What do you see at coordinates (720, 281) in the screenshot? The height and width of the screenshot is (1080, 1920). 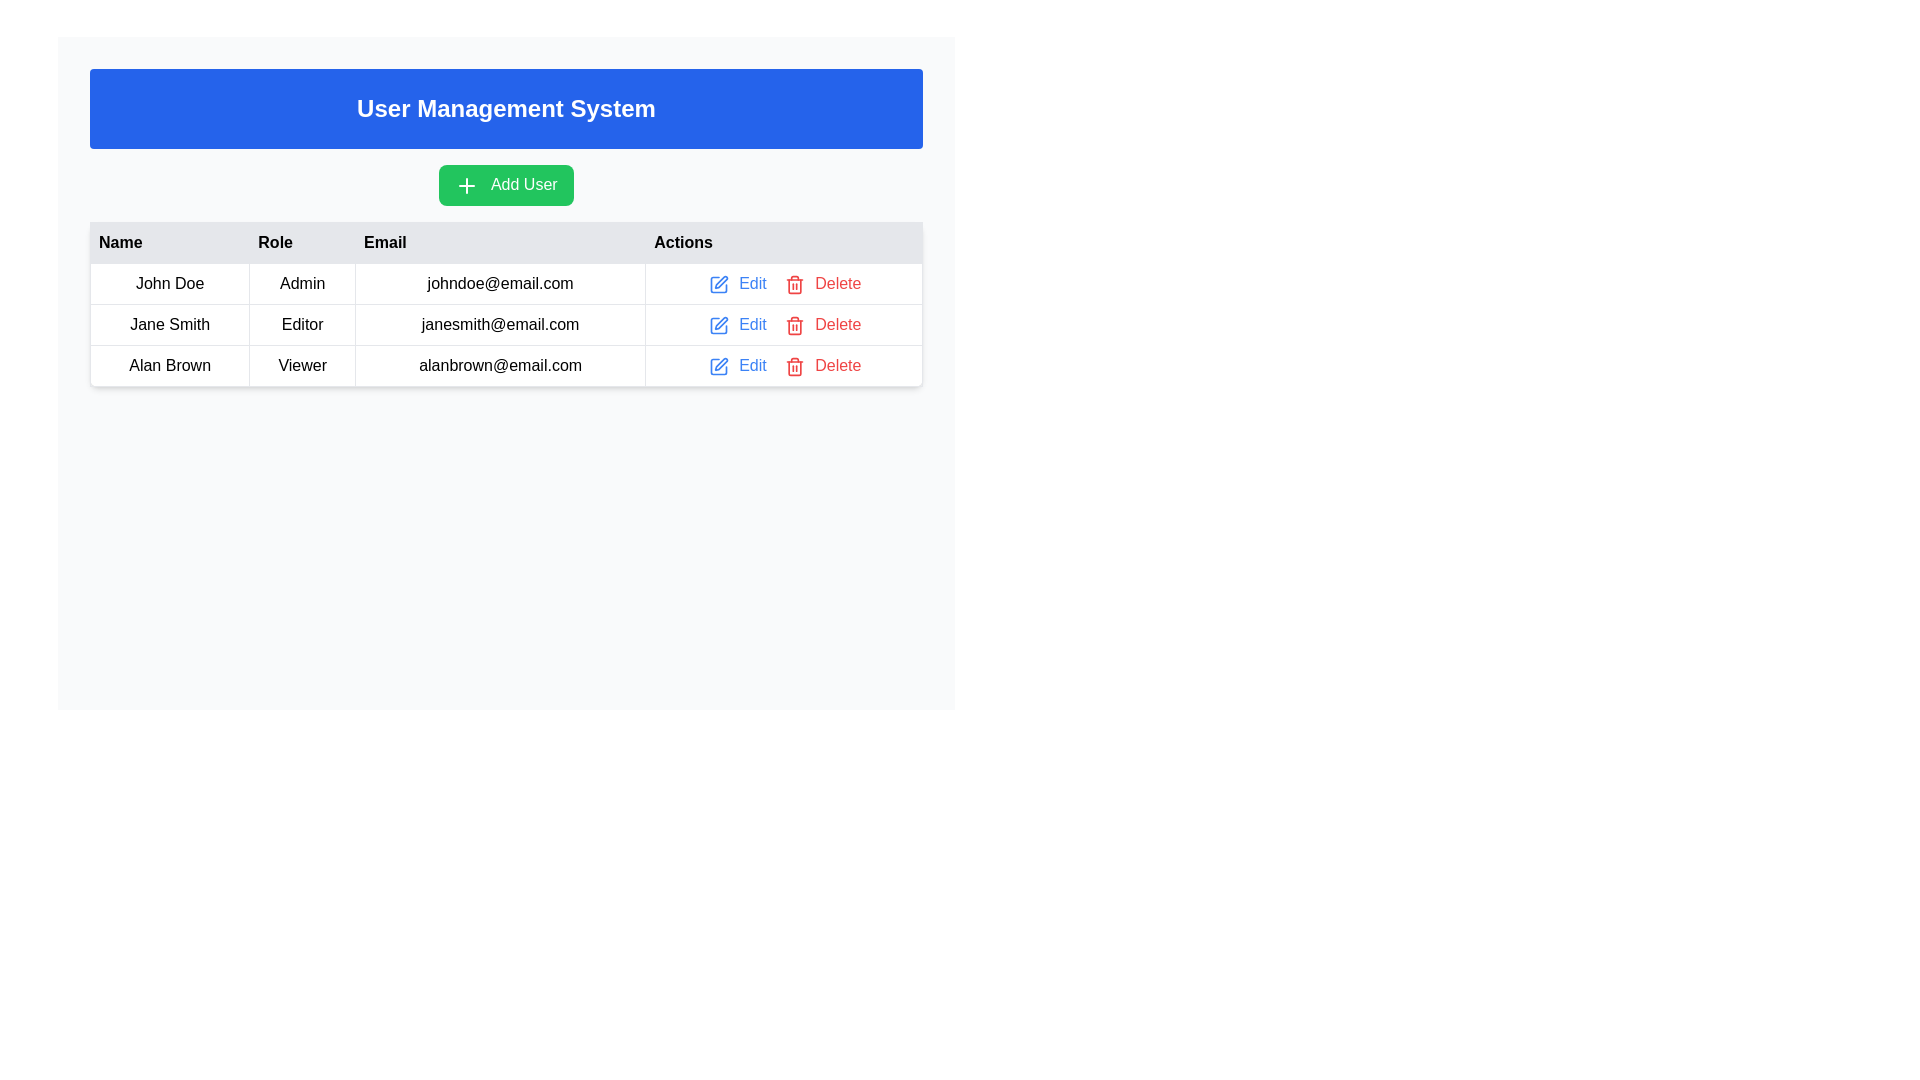 I see `the edit icon in the 'Actions' column for the user 'Jane Smith'` at bounding box center [720, 281].